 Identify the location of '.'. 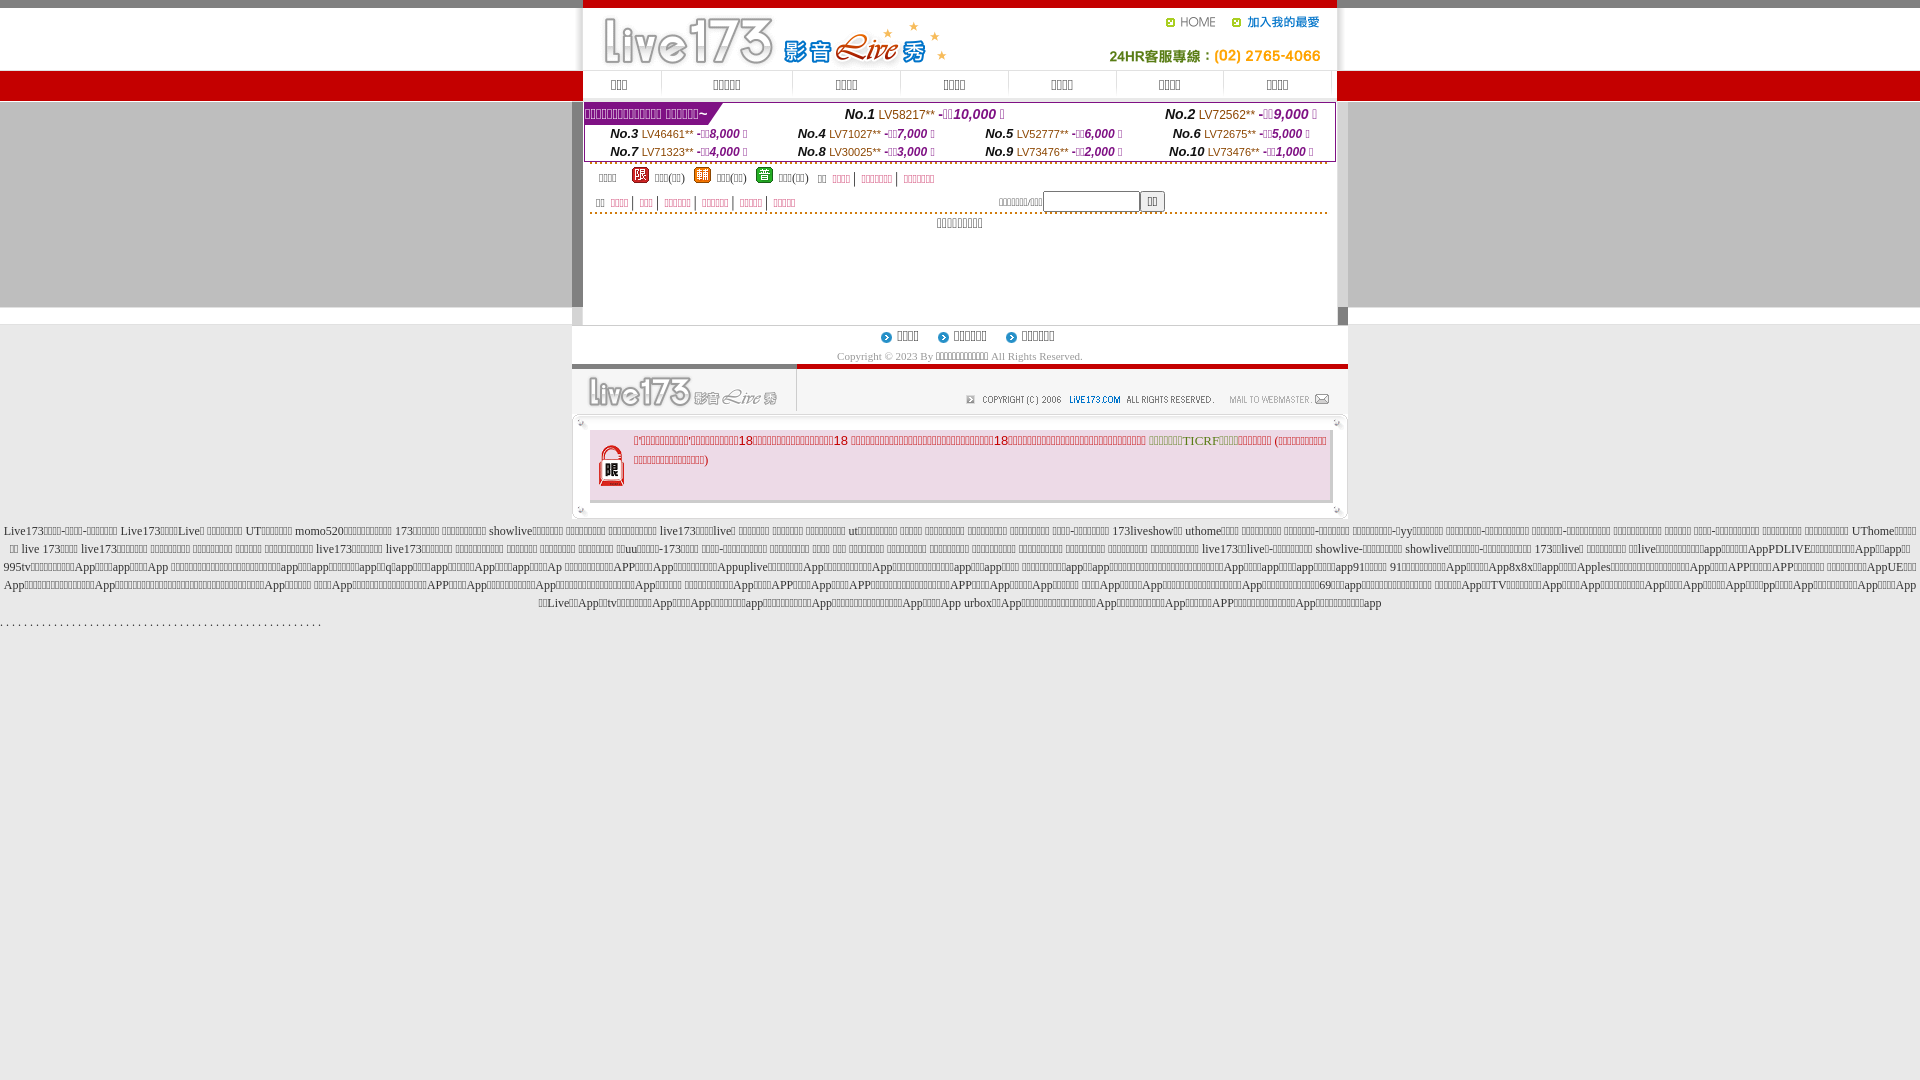
(120, 620).